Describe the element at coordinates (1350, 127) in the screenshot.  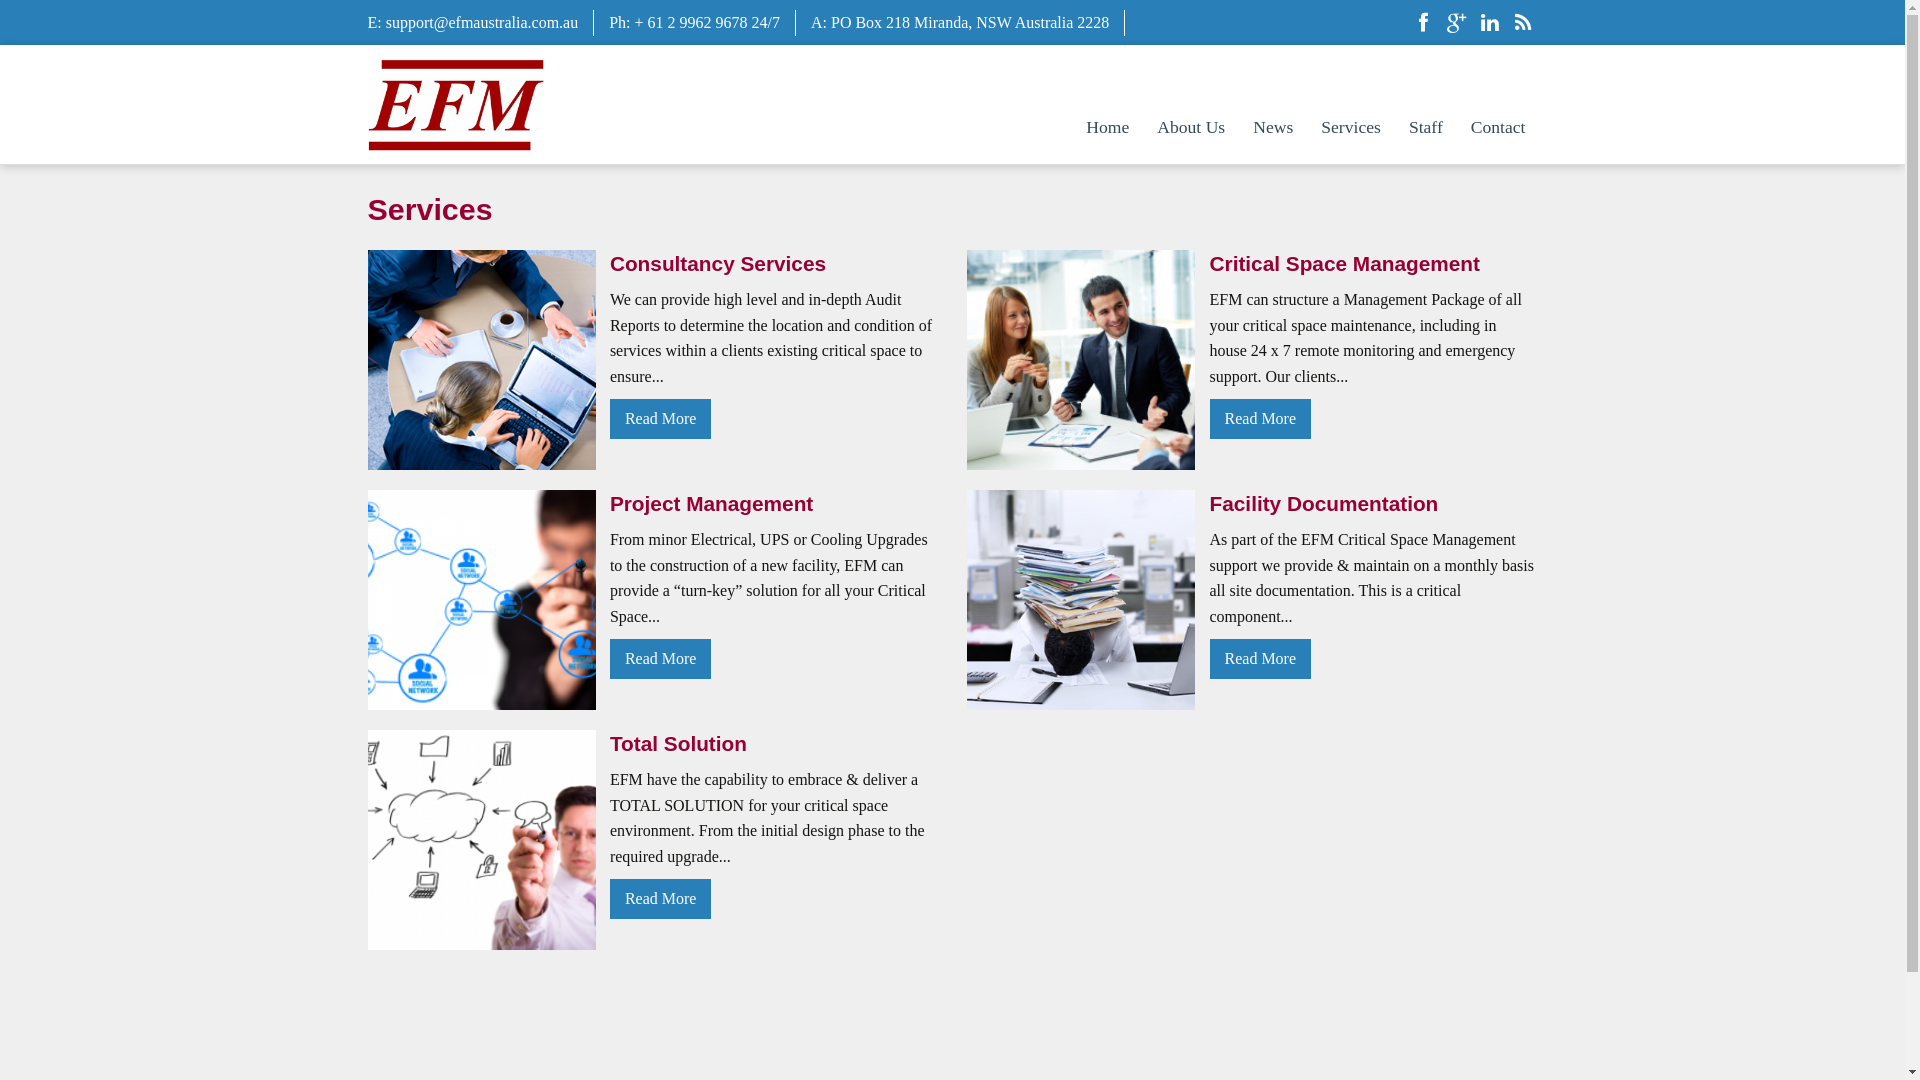
I see `'Services'` at that location.